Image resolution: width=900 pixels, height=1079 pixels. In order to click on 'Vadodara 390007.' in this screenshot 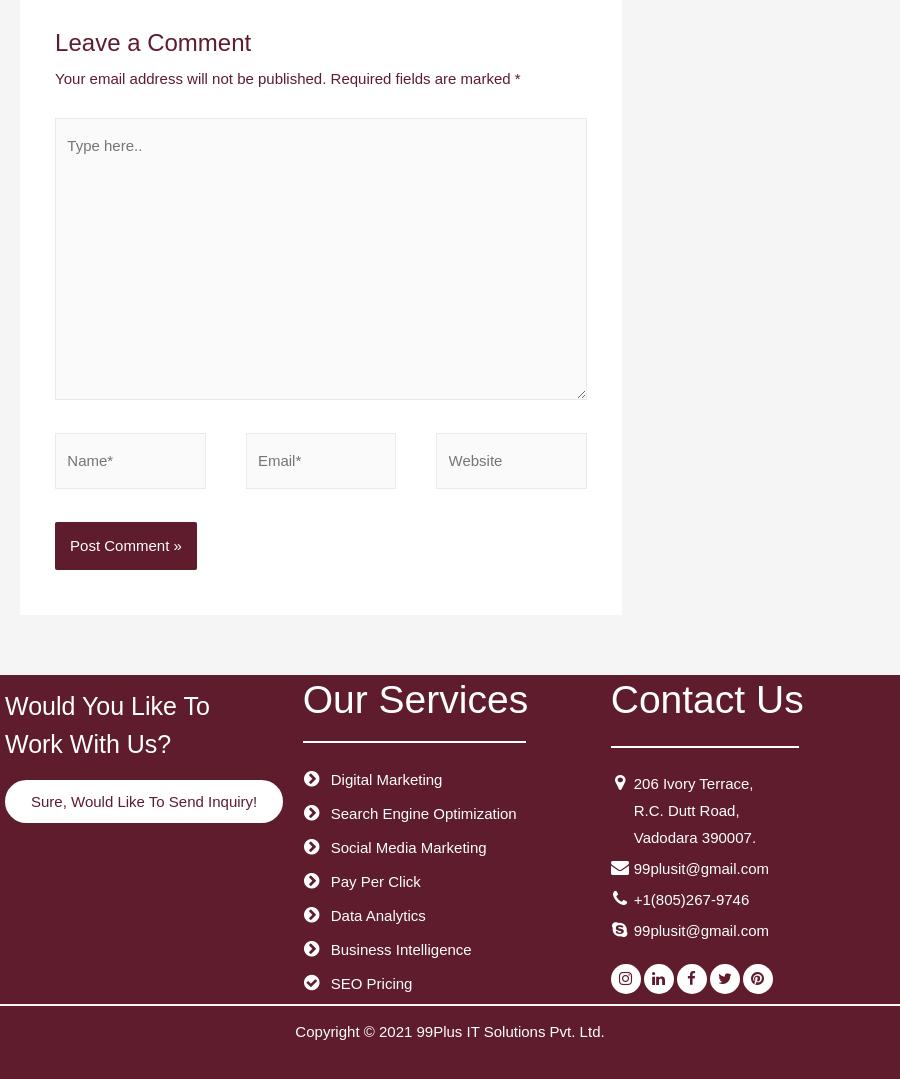, I will do `click(693, 836)`.